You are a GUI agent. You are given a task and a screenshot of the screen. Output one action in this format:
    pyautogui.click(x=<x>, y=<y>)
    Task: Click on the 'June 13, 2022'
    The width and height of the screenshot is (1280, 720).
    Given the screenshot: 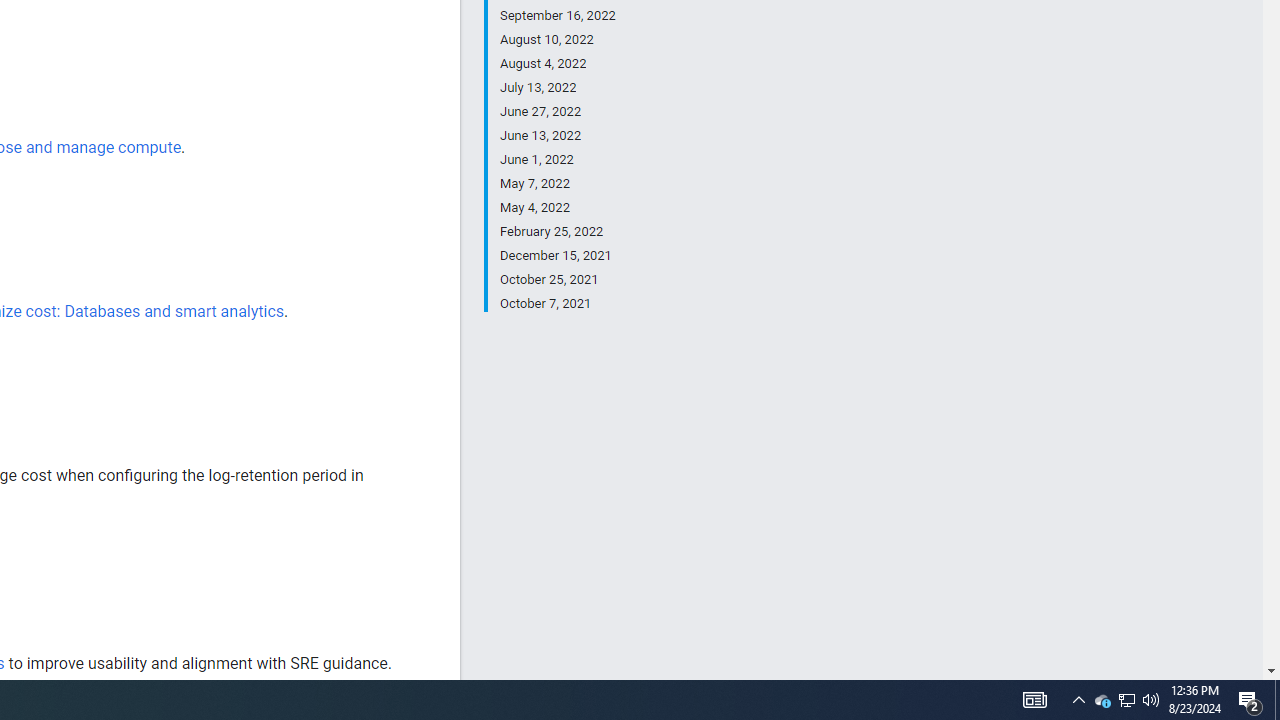 What is the action you would take?
    pyautogui.click(x=557, y=135)
    